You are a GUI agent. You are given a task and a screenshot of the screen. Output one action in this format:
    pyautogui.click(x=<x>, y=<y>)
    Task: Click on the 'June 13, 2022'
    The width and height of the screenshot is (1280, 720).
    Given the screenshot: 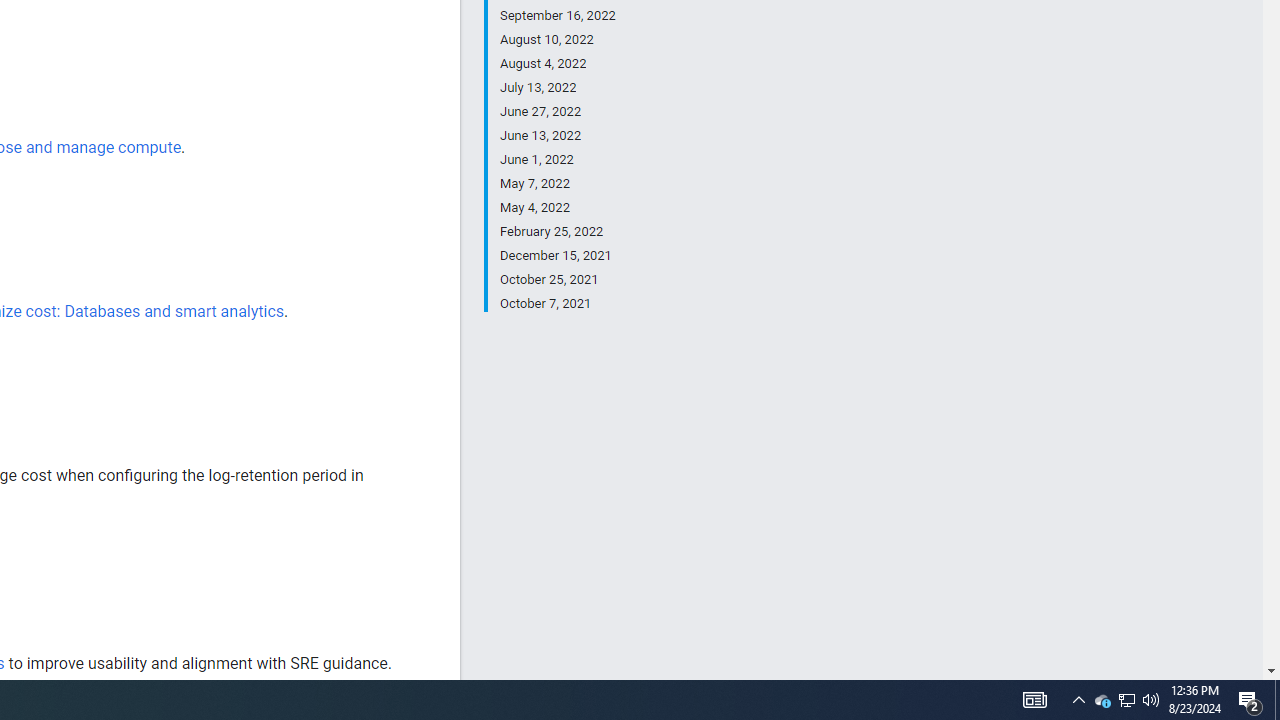 What is the action you would take?
    pyautogui.click(x=557, y=135)
    